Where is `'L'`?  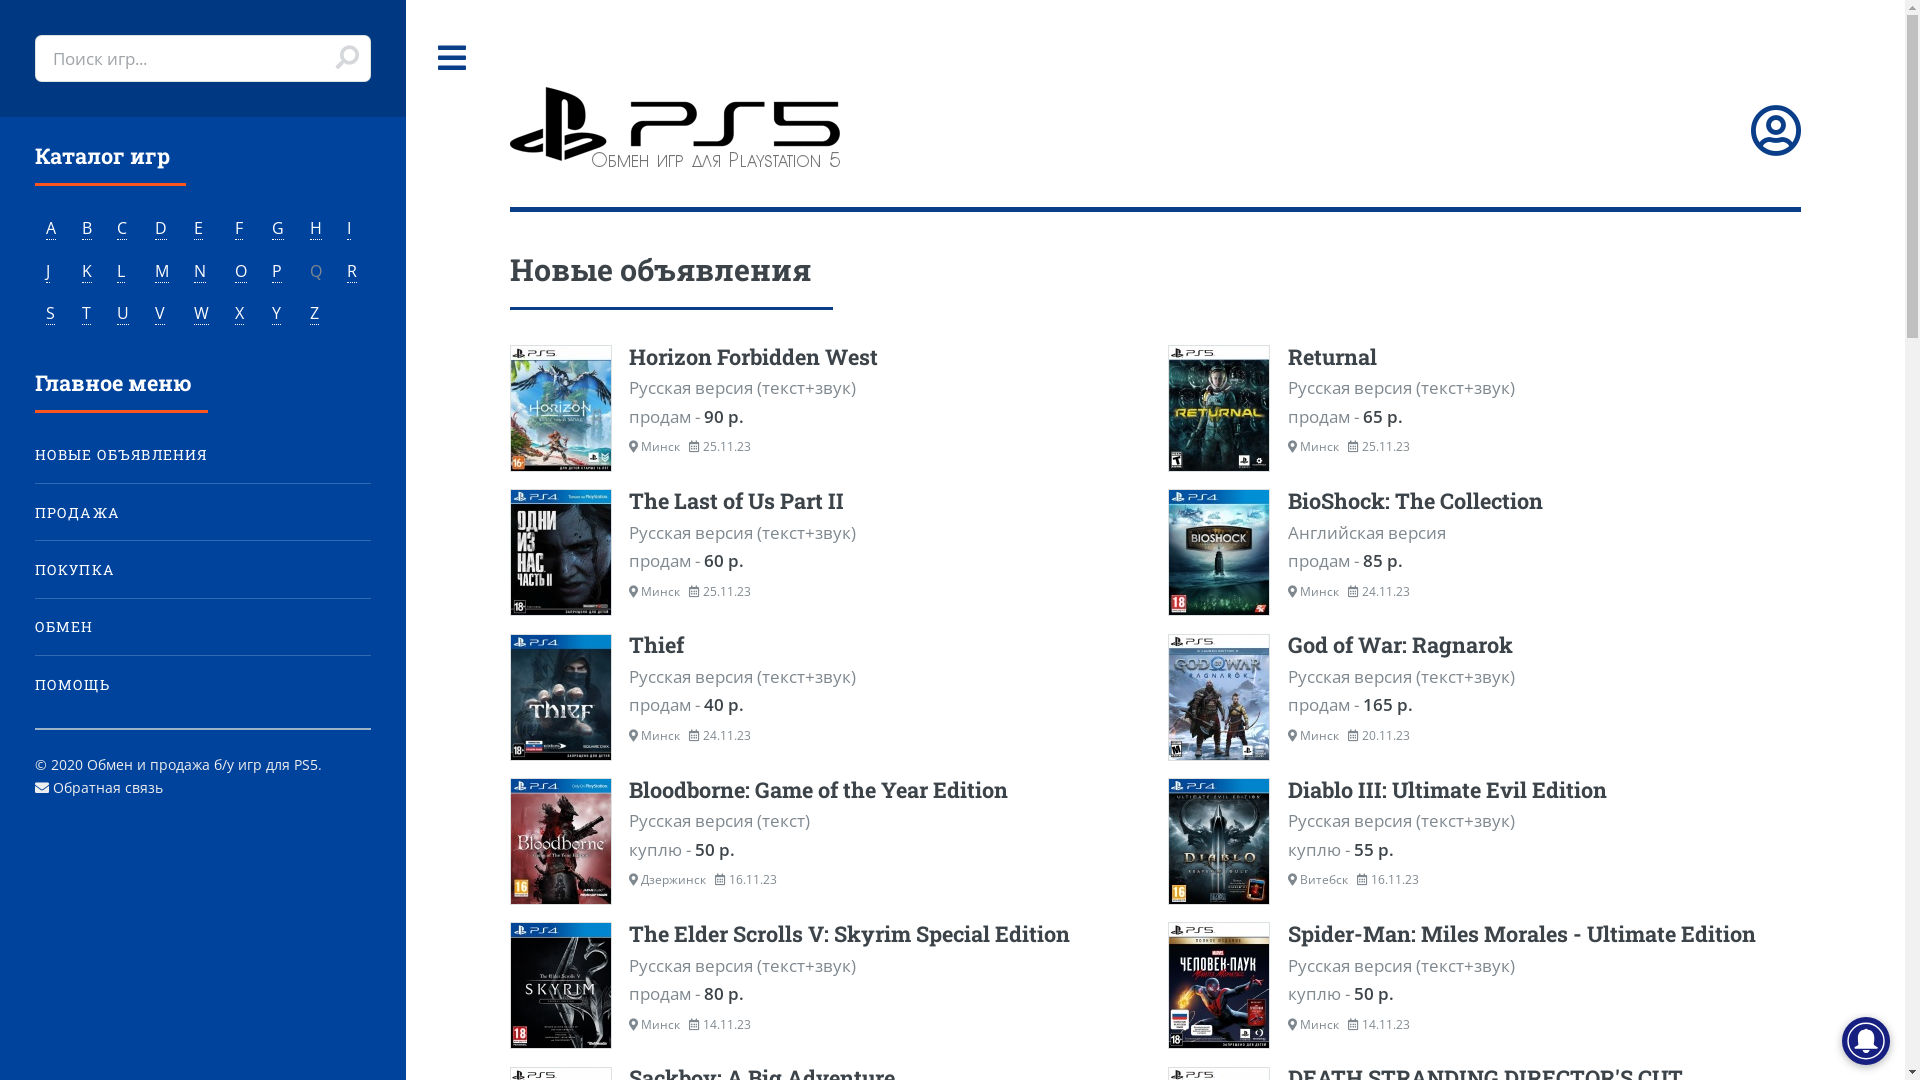 'L' is located at coordinates (119, 271).